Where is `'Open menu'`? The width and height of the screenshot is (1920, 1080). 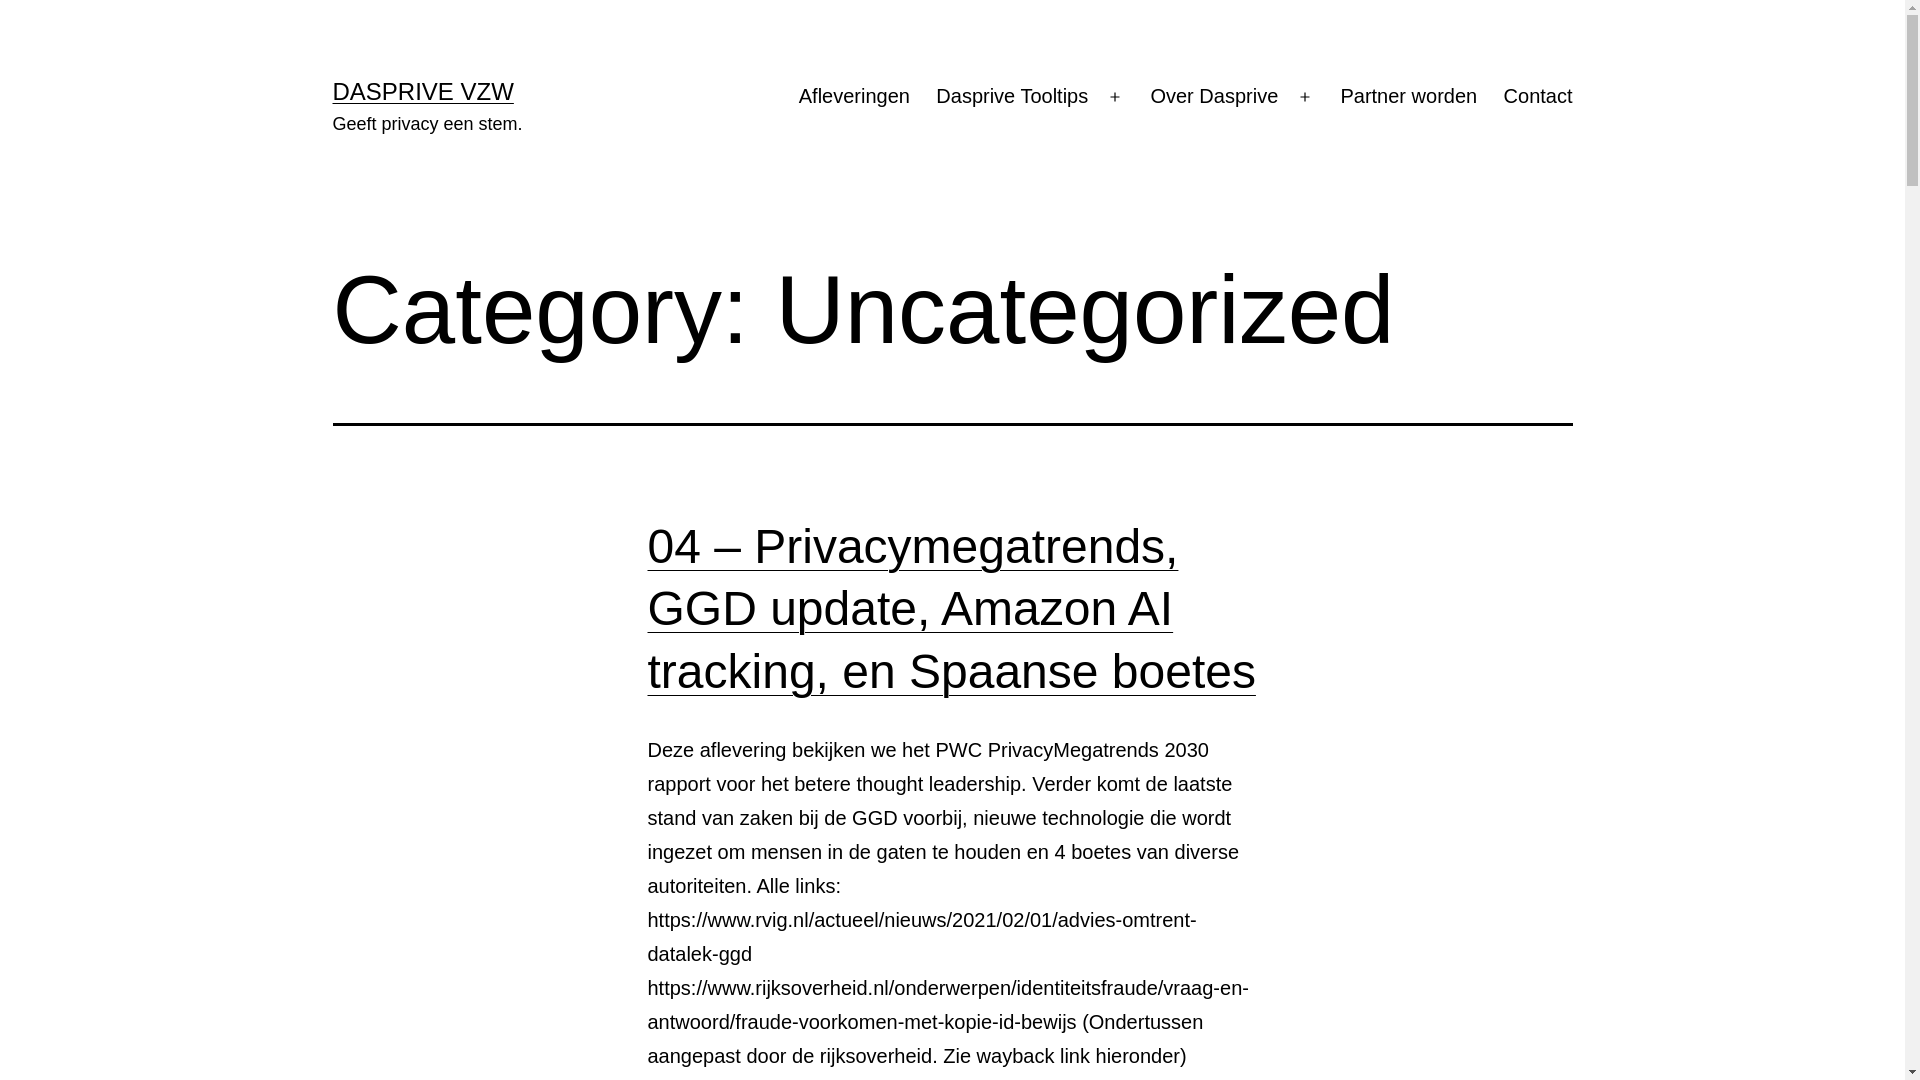 'Open menu' is located at coordinates (1305, 96).